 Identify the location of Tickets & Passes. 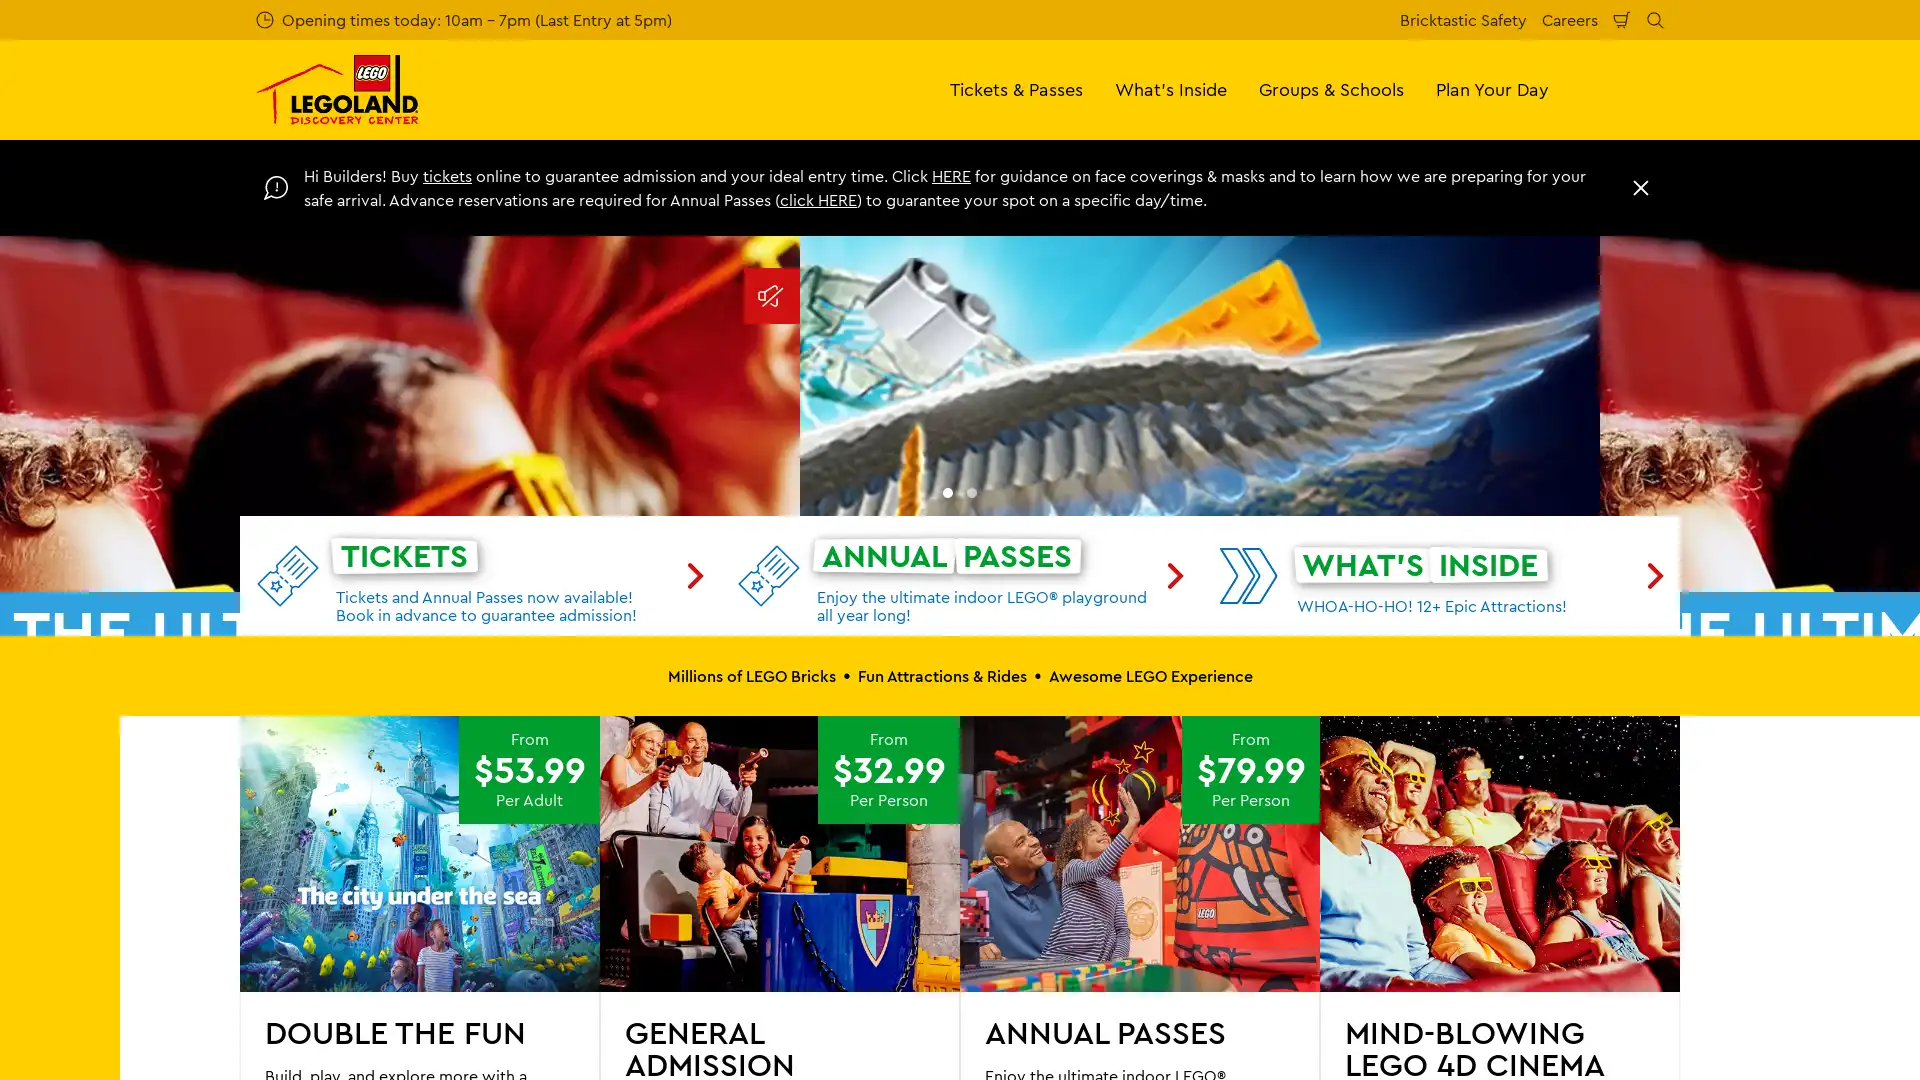
(1016, 88).